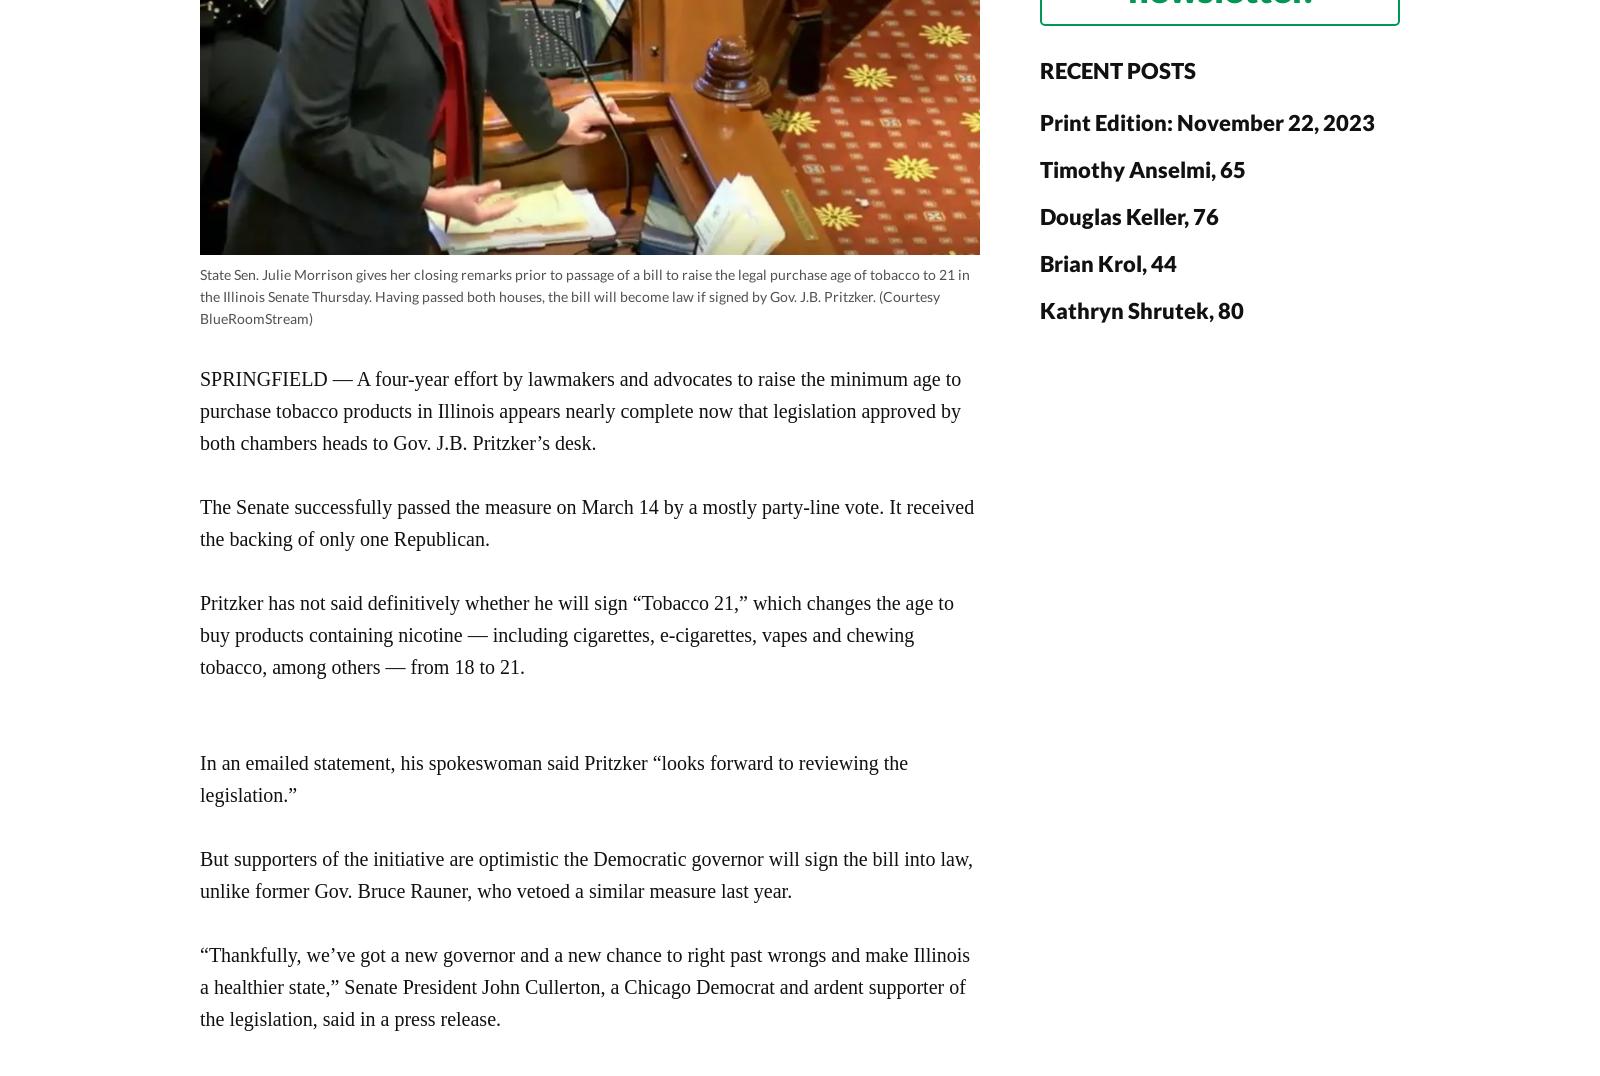 This screenshot has width=1600, height=1076. What do you see at coordinates (583, 295) in the screenshot?
I see `'State Sen. Julie Morrison gives her closing remarks prior to passage of a bill to raise the legal purchase age of tobacco to 21 in the Illinois Senate Thursday. Having passed both houses, the bill will become law if signed by Gov. J.B. Pritzker. (Courtesy BlueRoomStream)'` at bounding box center [583, 295].